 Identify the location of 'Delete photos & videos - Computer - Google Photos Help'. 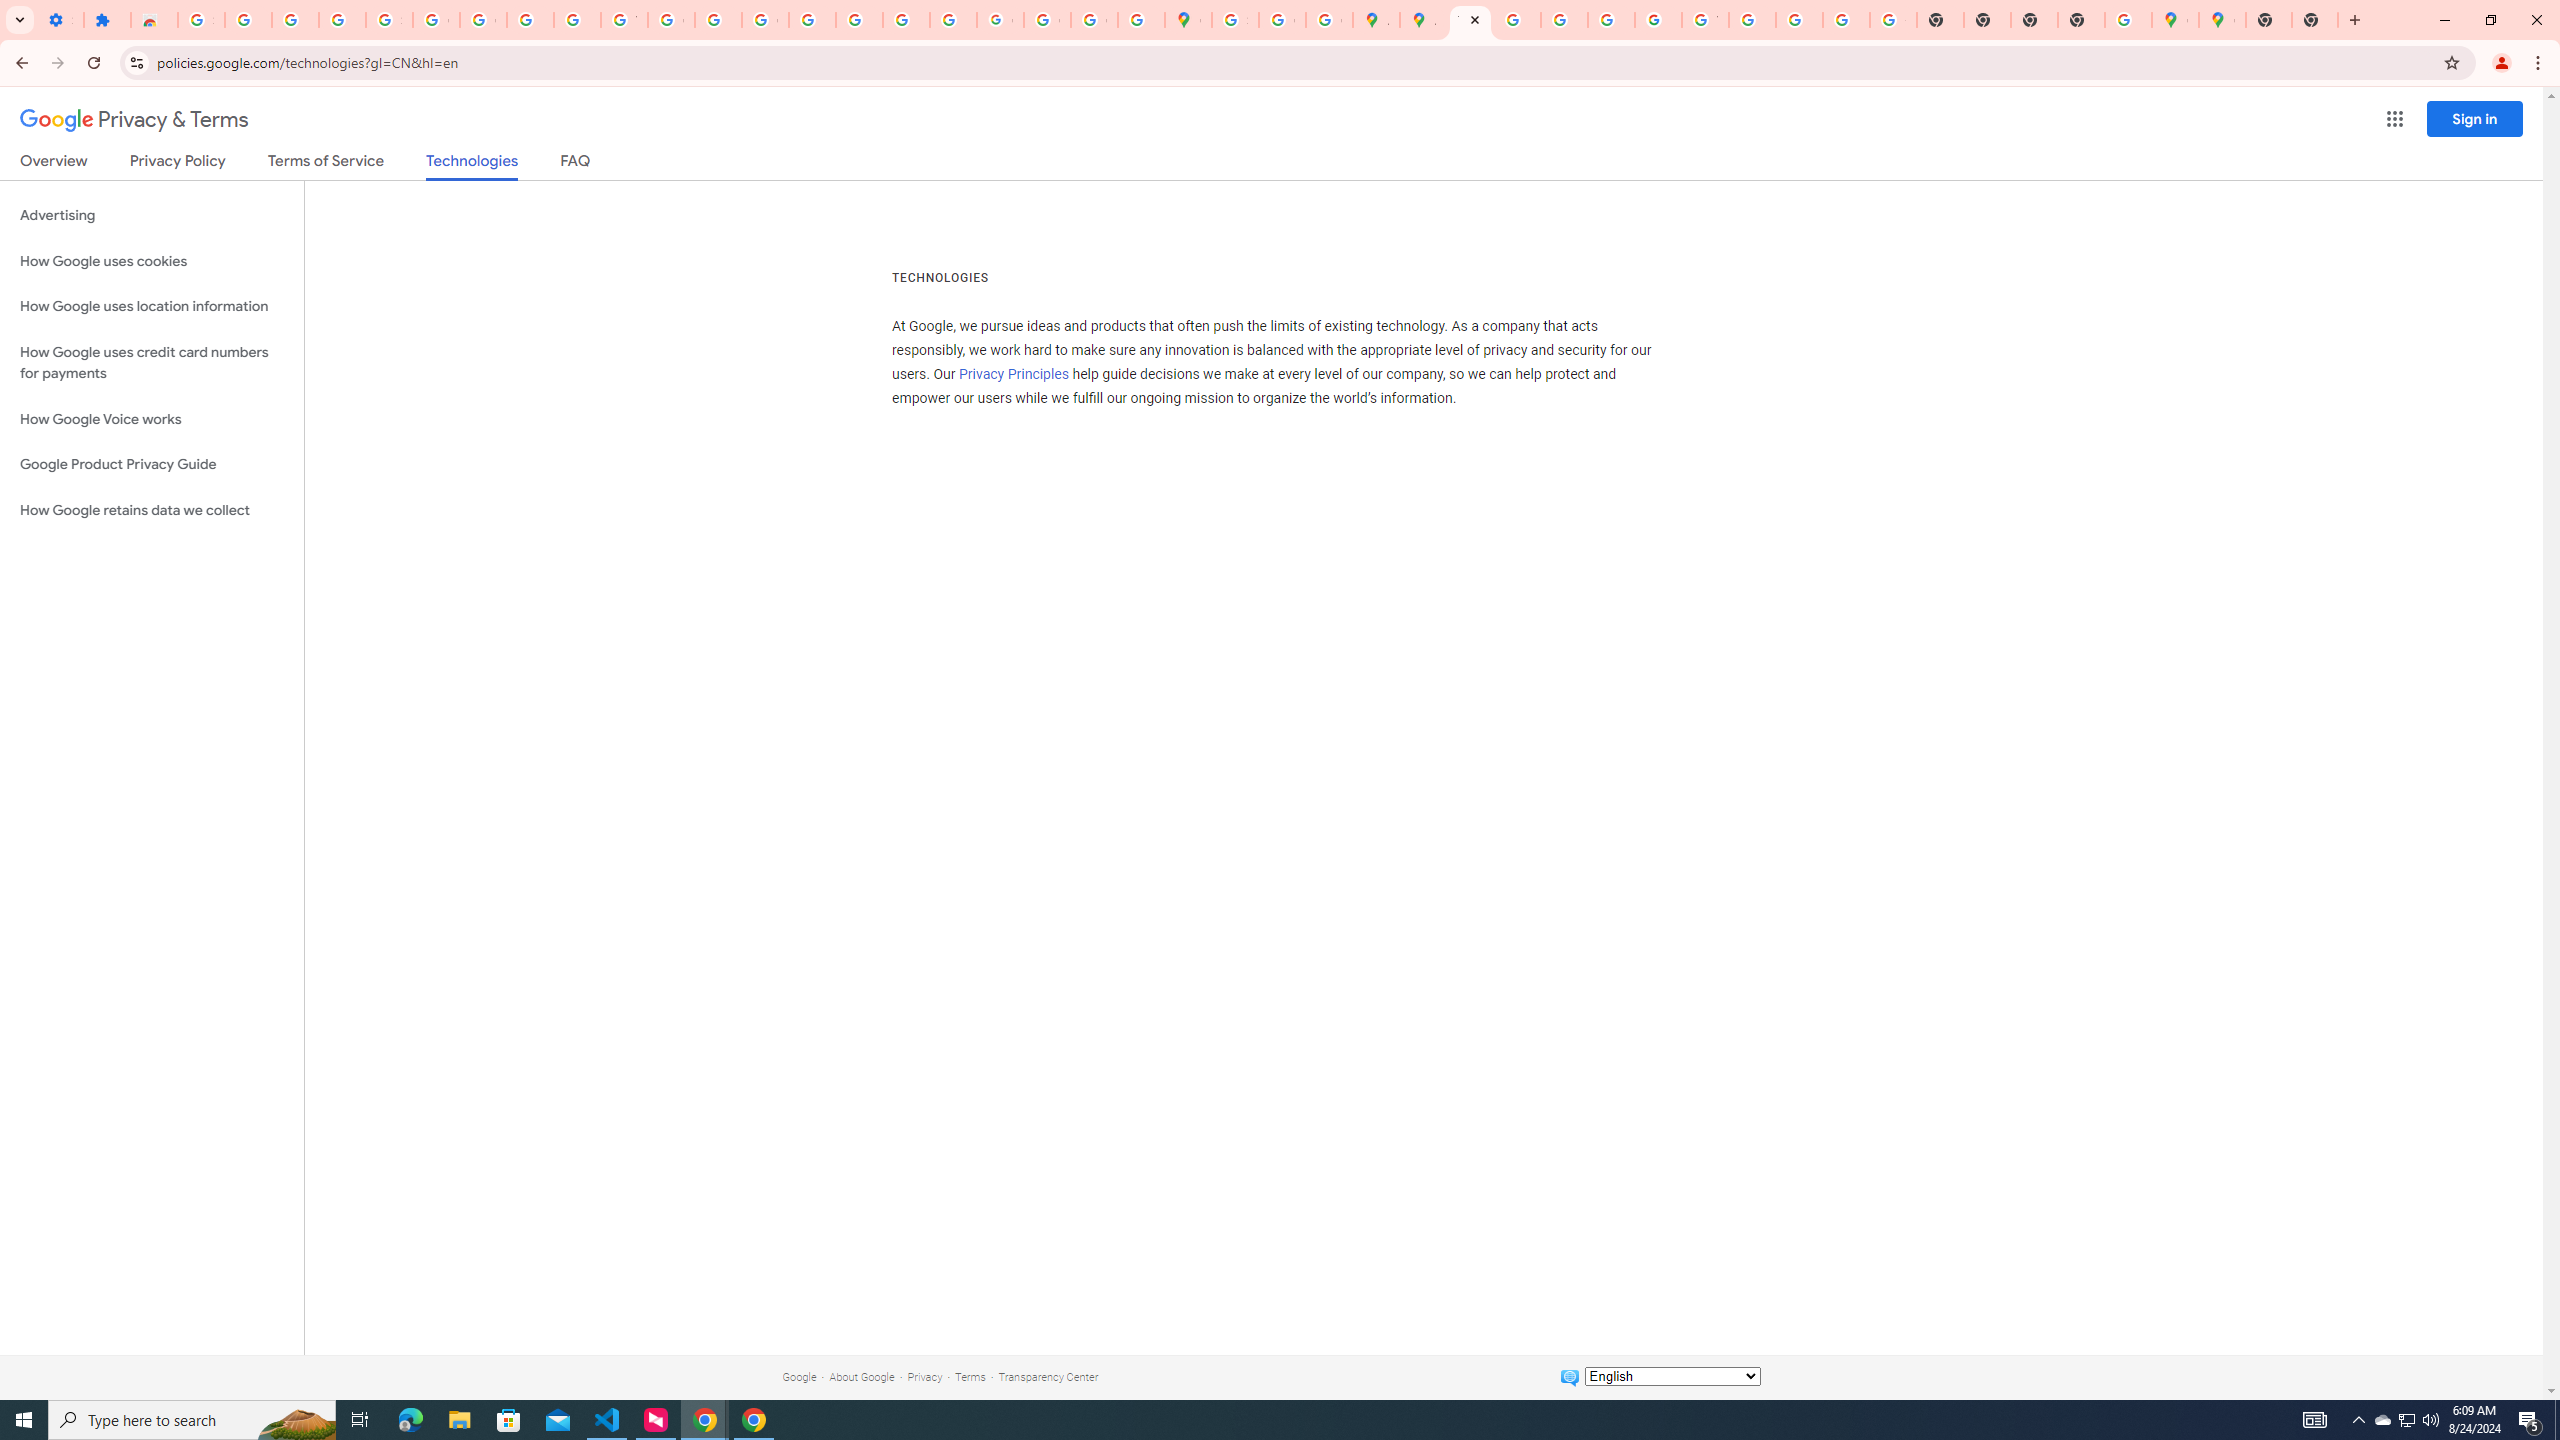
(248, 19).